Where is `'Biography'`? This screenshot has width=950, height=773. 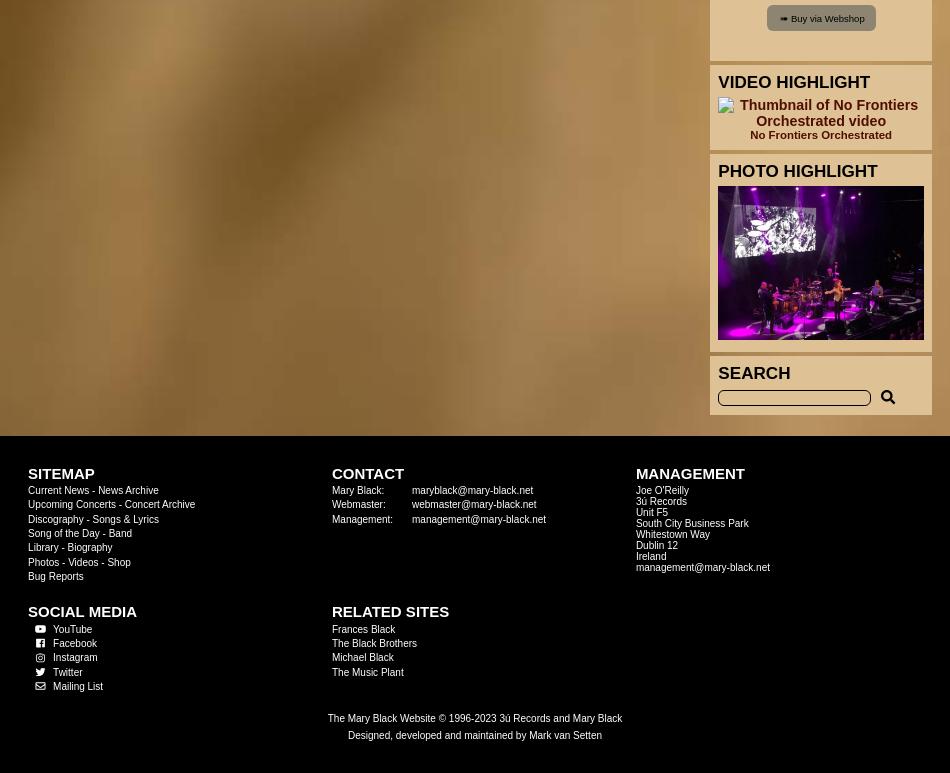 'Biography' is located at coordinates (89, 546).